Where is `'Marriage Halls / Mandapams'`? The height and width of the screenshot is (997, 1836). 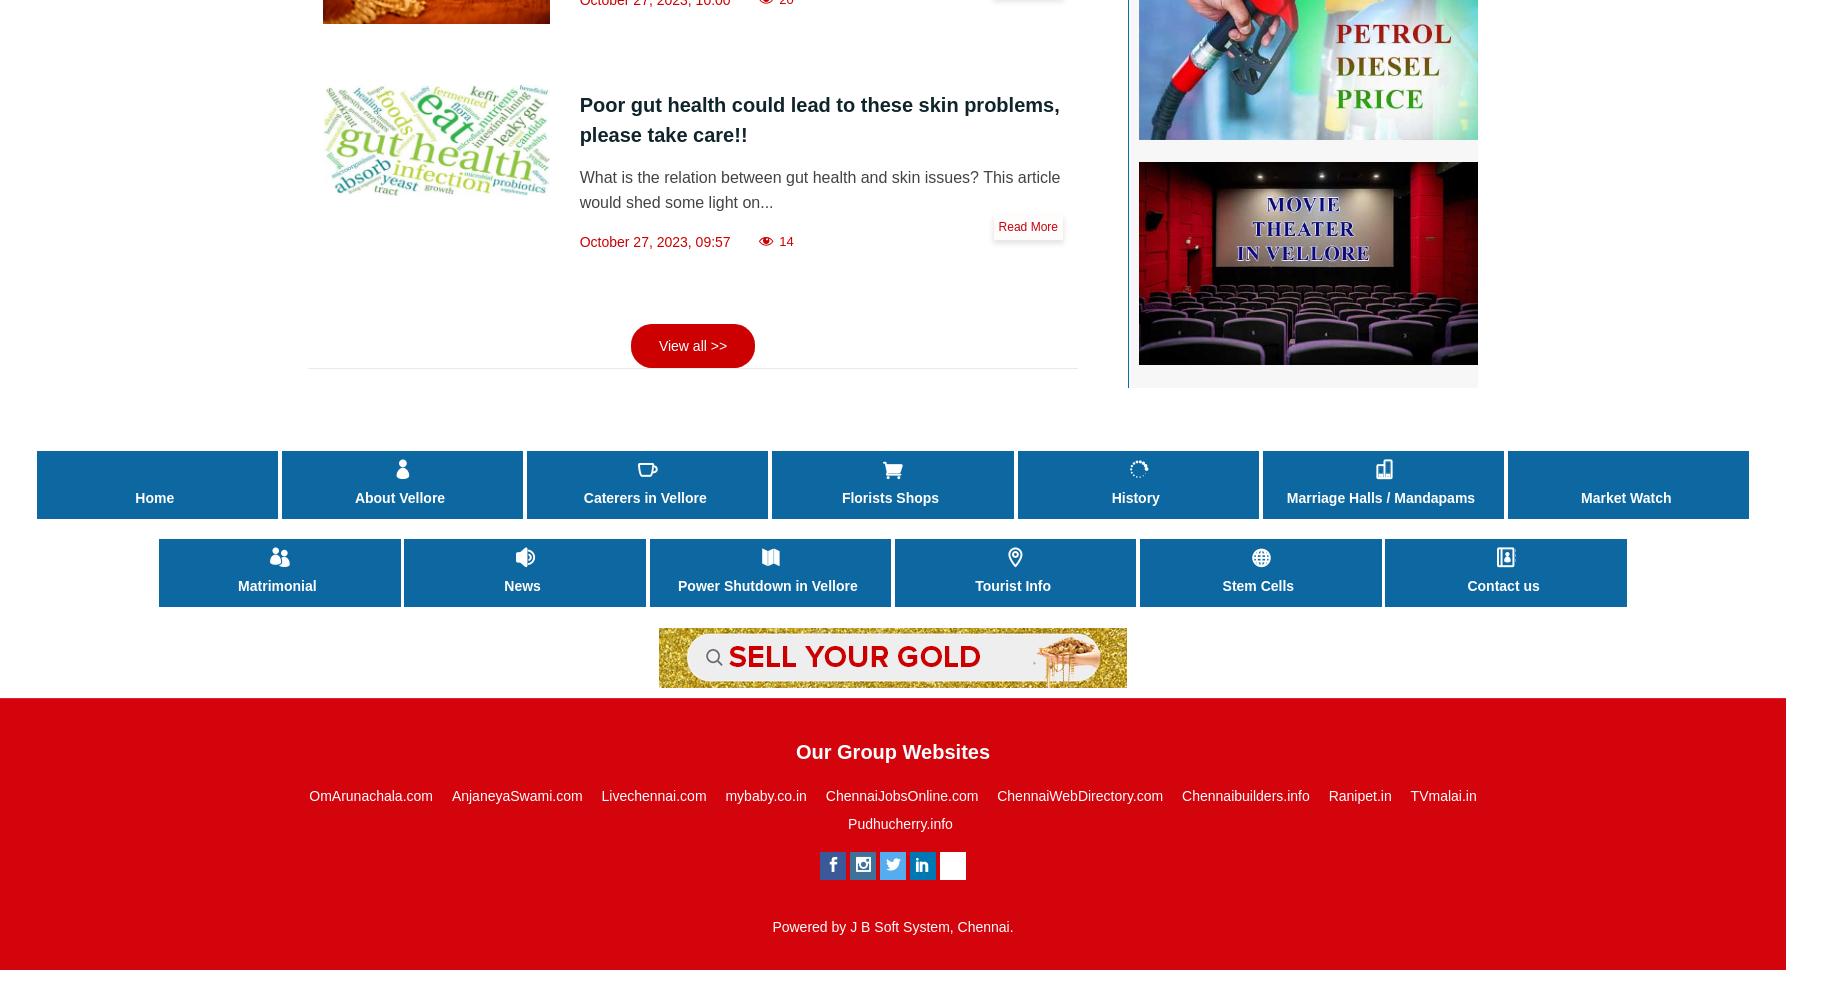 'Marriage Halls / Mandapams' is located at coordinates (1380, 498).